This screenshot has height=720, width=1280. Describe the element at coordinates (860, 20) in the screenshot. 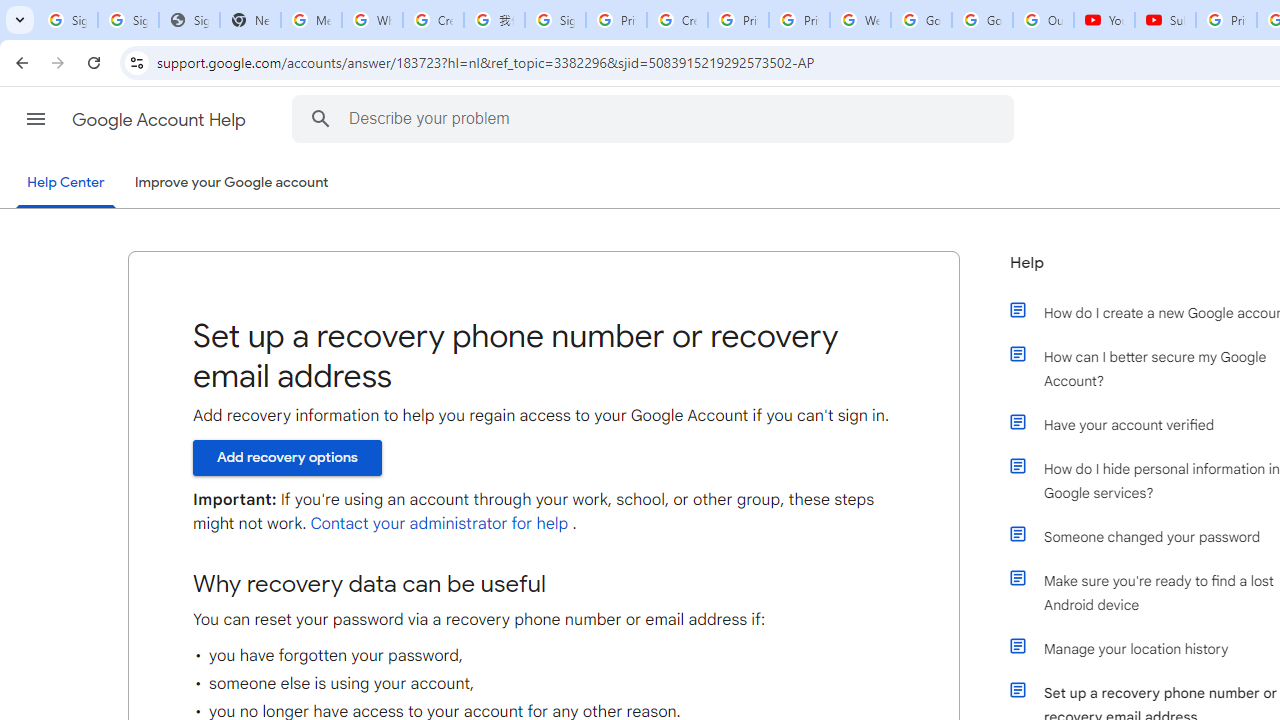

I see `'Welcome to My Activity'` at that location.